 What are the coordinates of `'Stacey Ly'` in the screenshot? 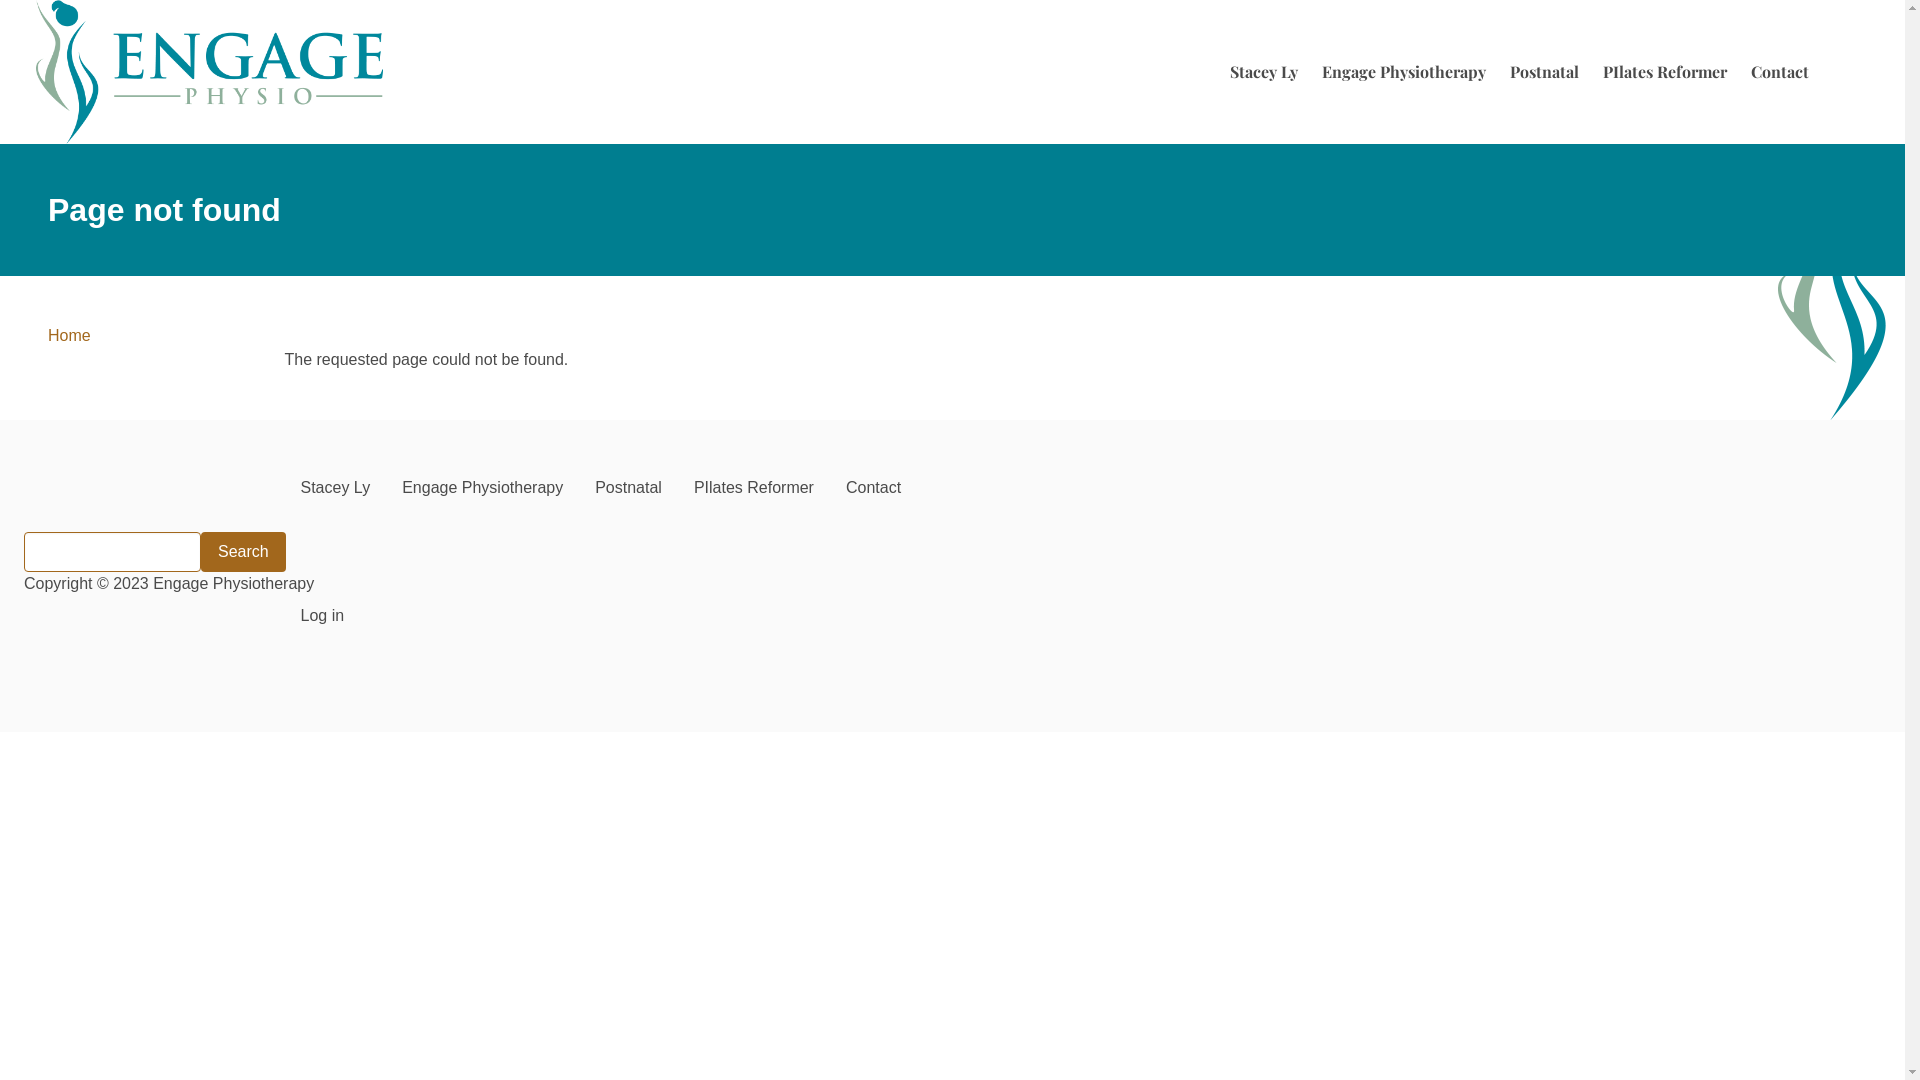 It's located at (282, 488).